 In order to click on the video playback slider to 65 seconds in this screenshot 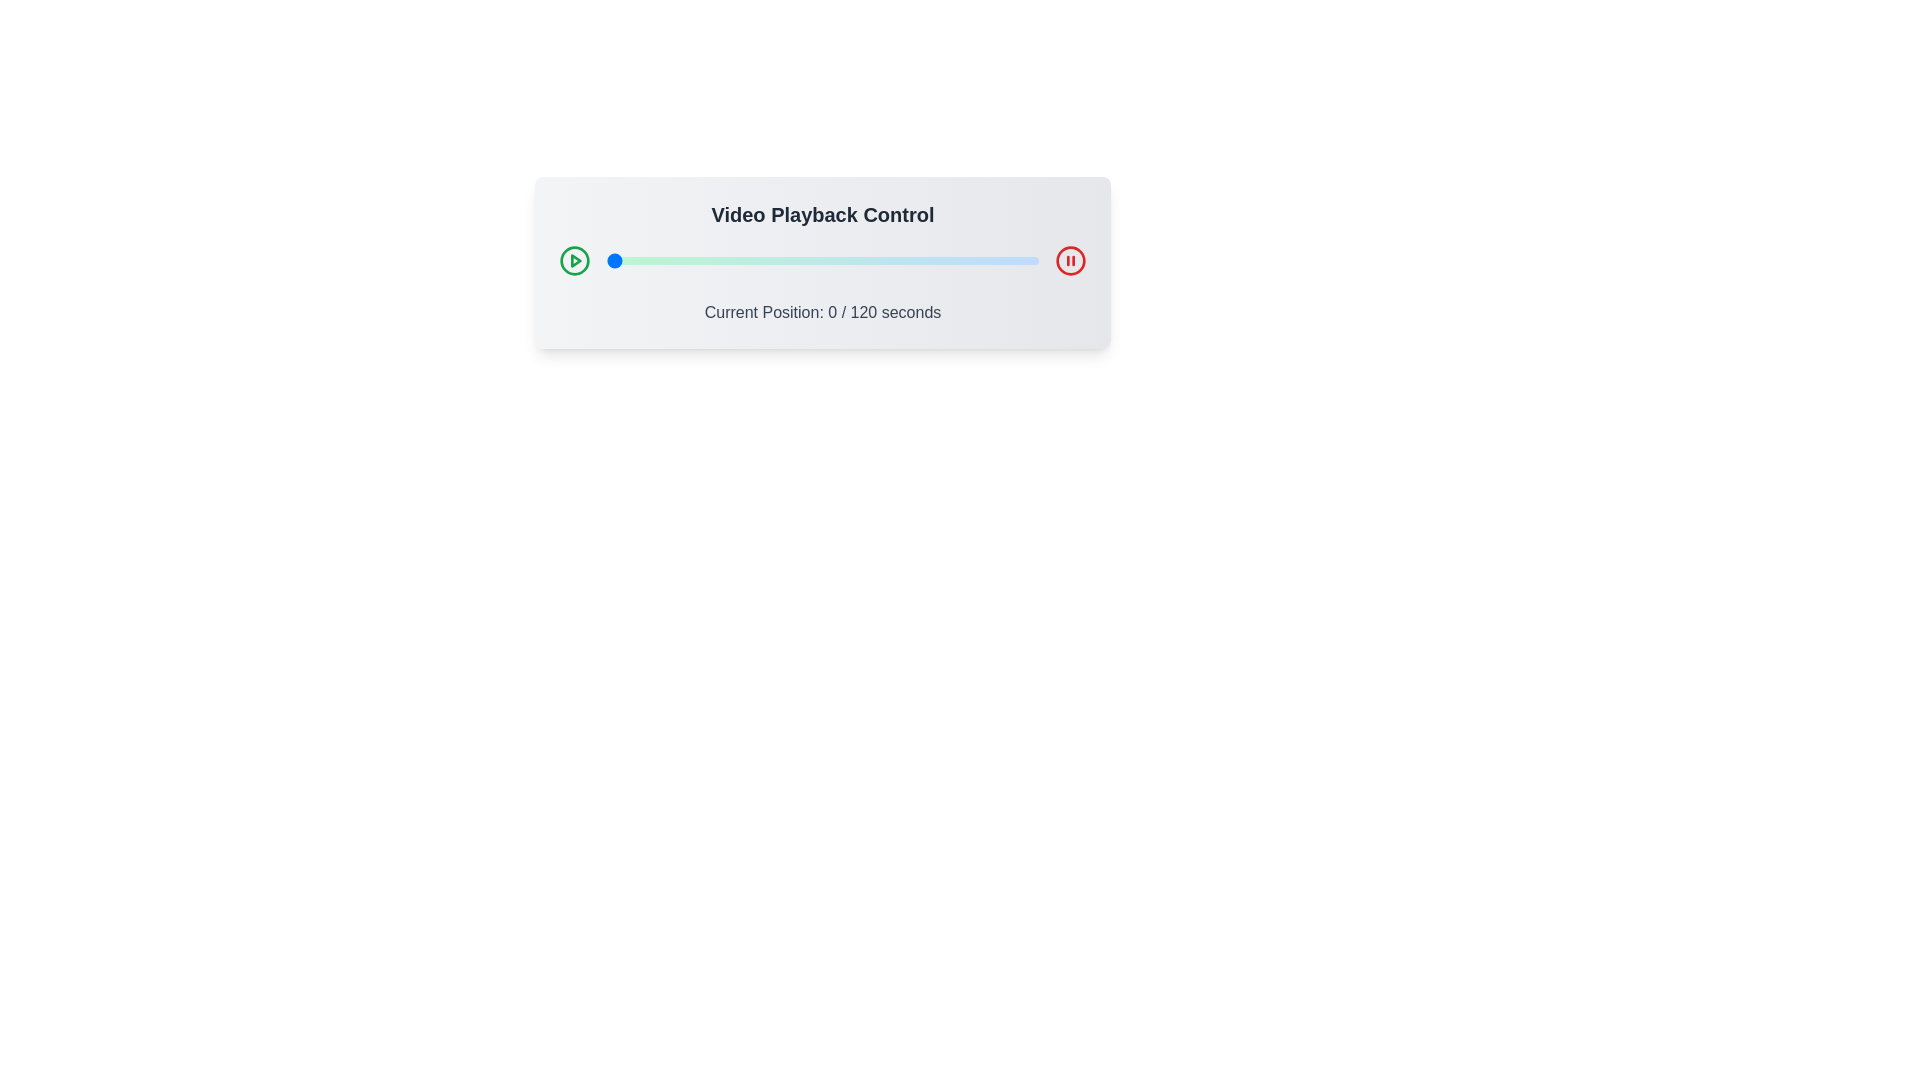, I will do `click(840, 260)`.